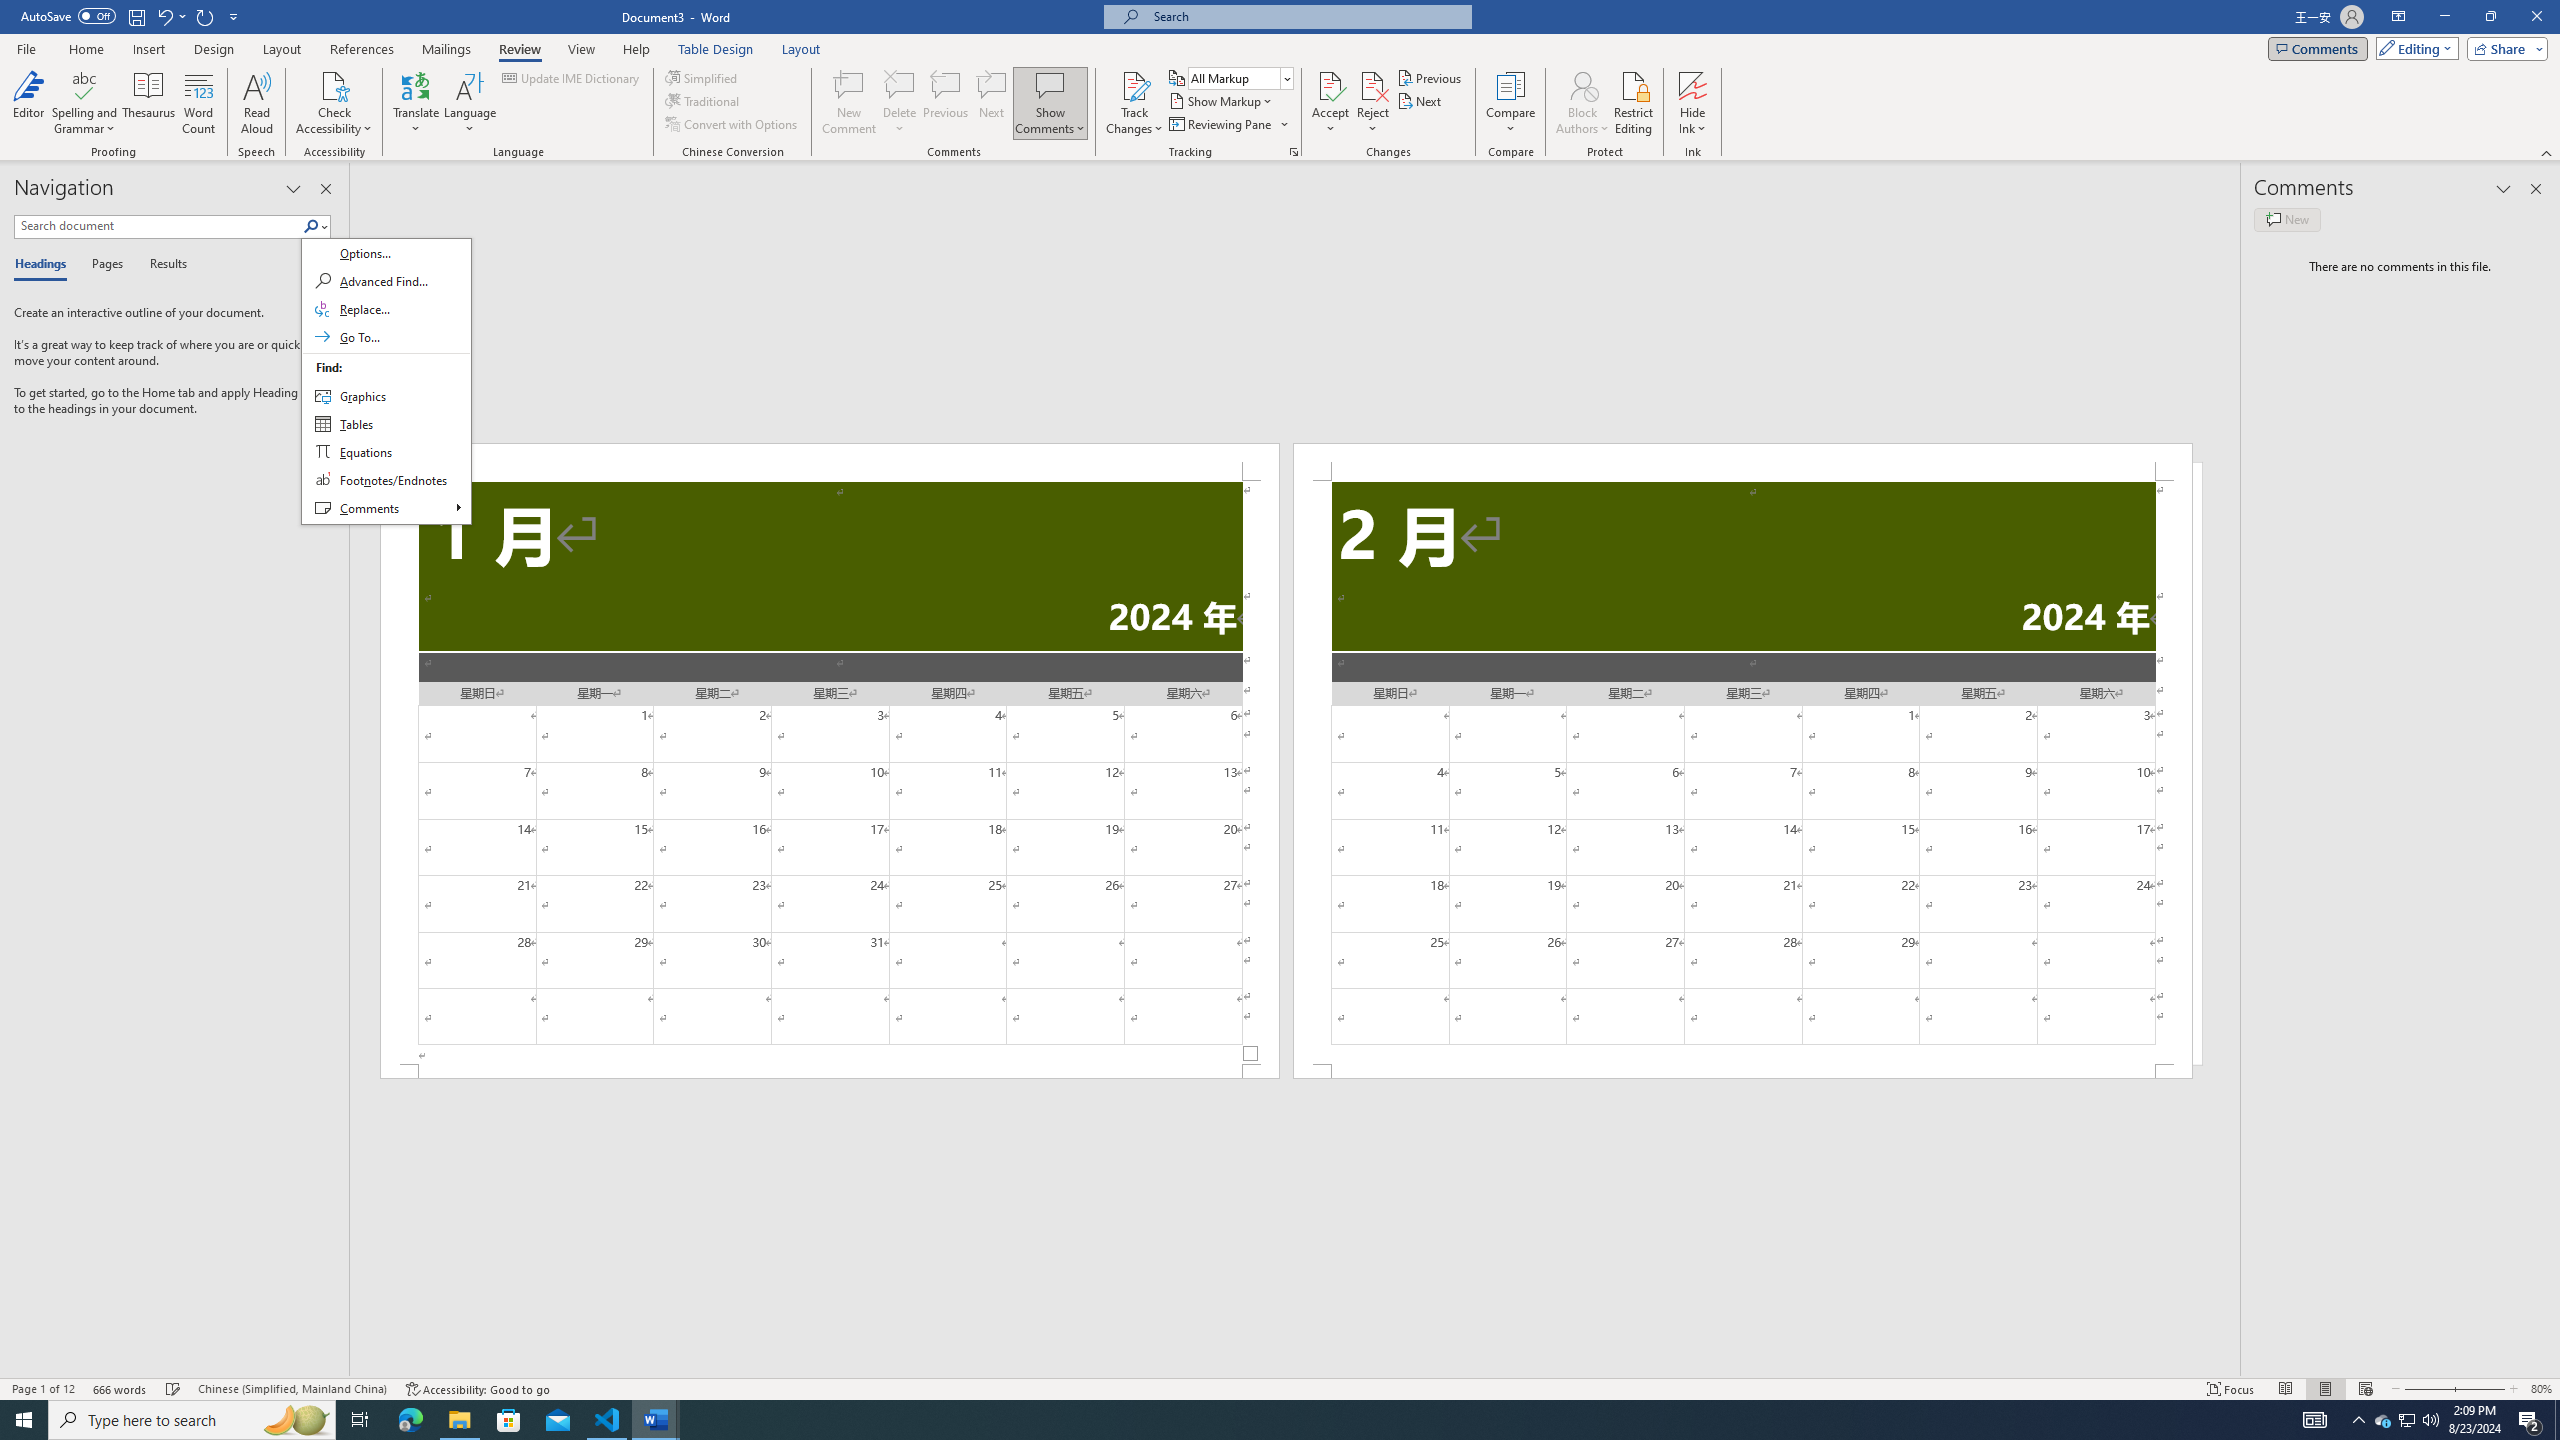 This screenshot has width=2560, height=1440. Describe the element at coordinates (163, 15) in the screenshot. I see `'Undo Increase Indent'` at that location.